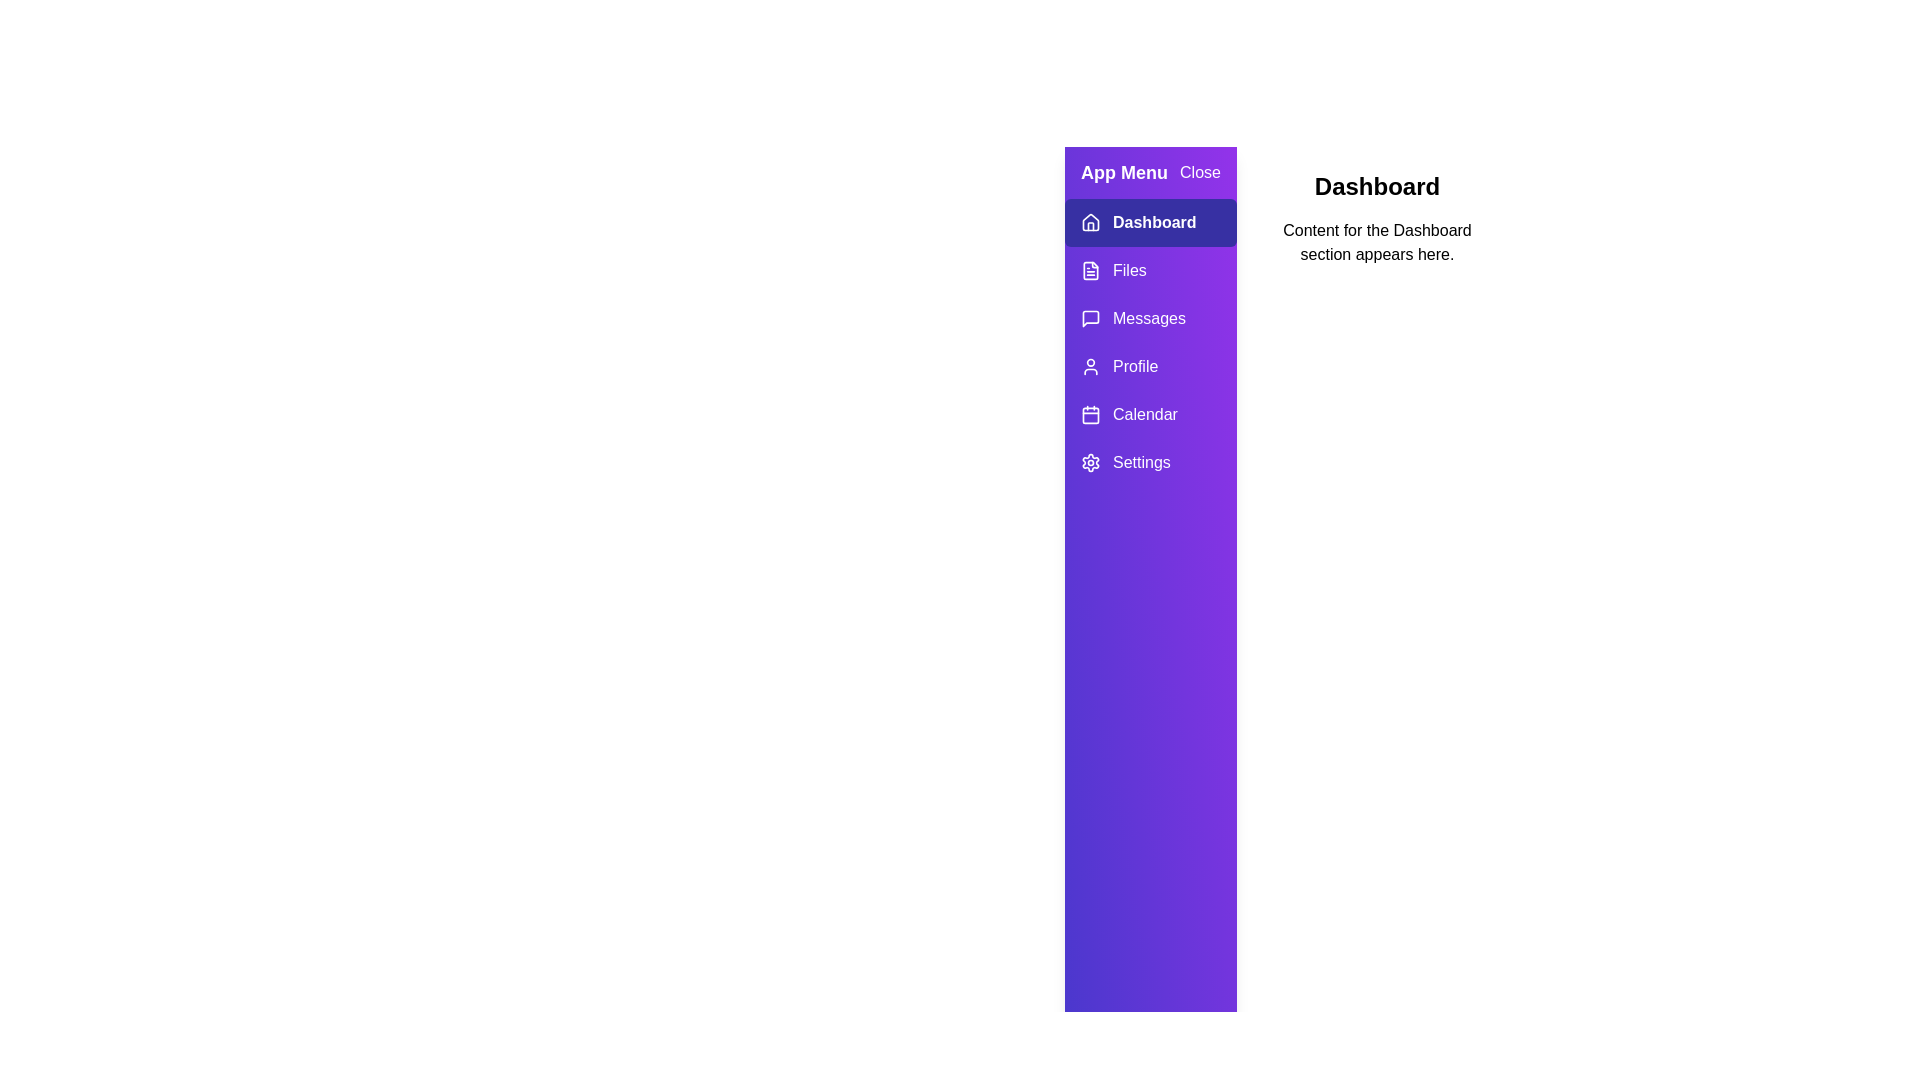 This screenshot has height=1080, width=1920. Describe the element at coordinates (1151, 462) in the screenshot. I see `the tab labeled Settings in the drawer` at that location.